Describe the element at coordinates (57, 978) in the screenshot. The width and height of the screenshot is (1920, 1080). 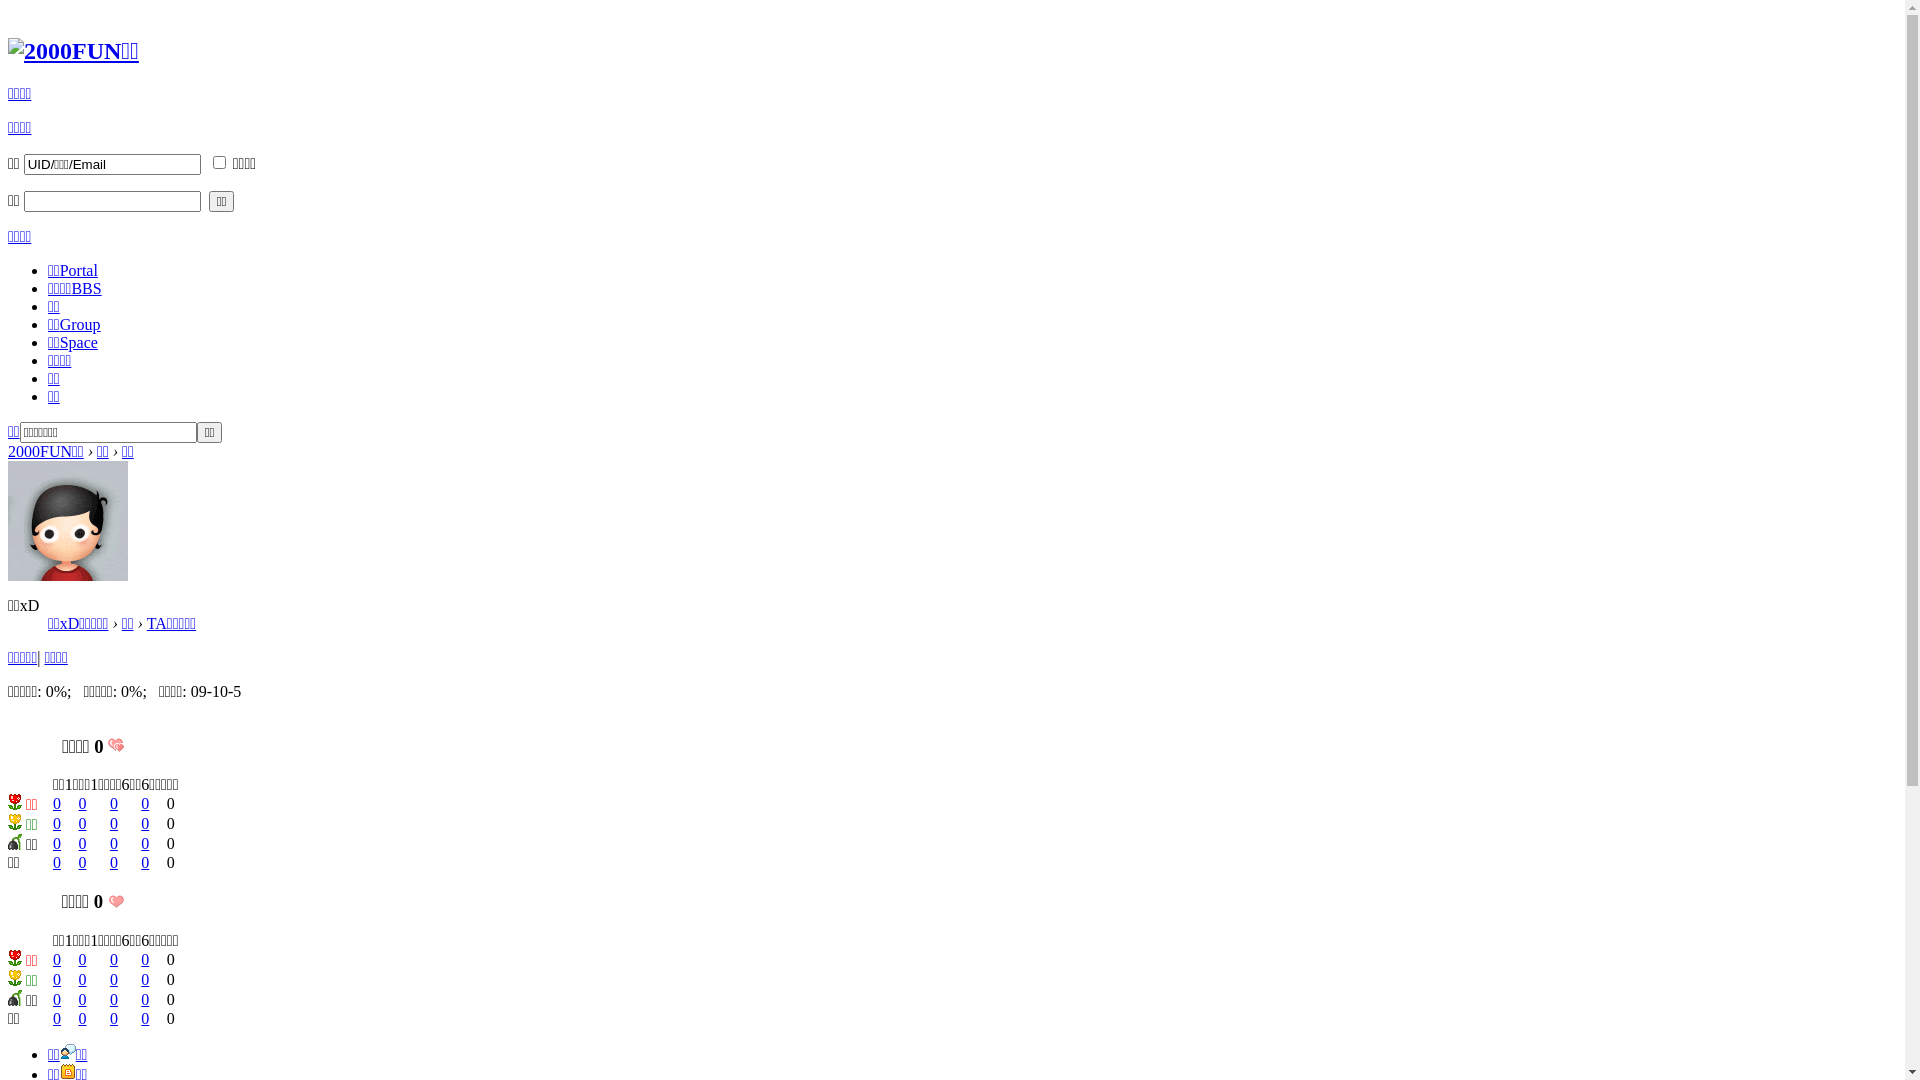
I see `'0'` at that location.